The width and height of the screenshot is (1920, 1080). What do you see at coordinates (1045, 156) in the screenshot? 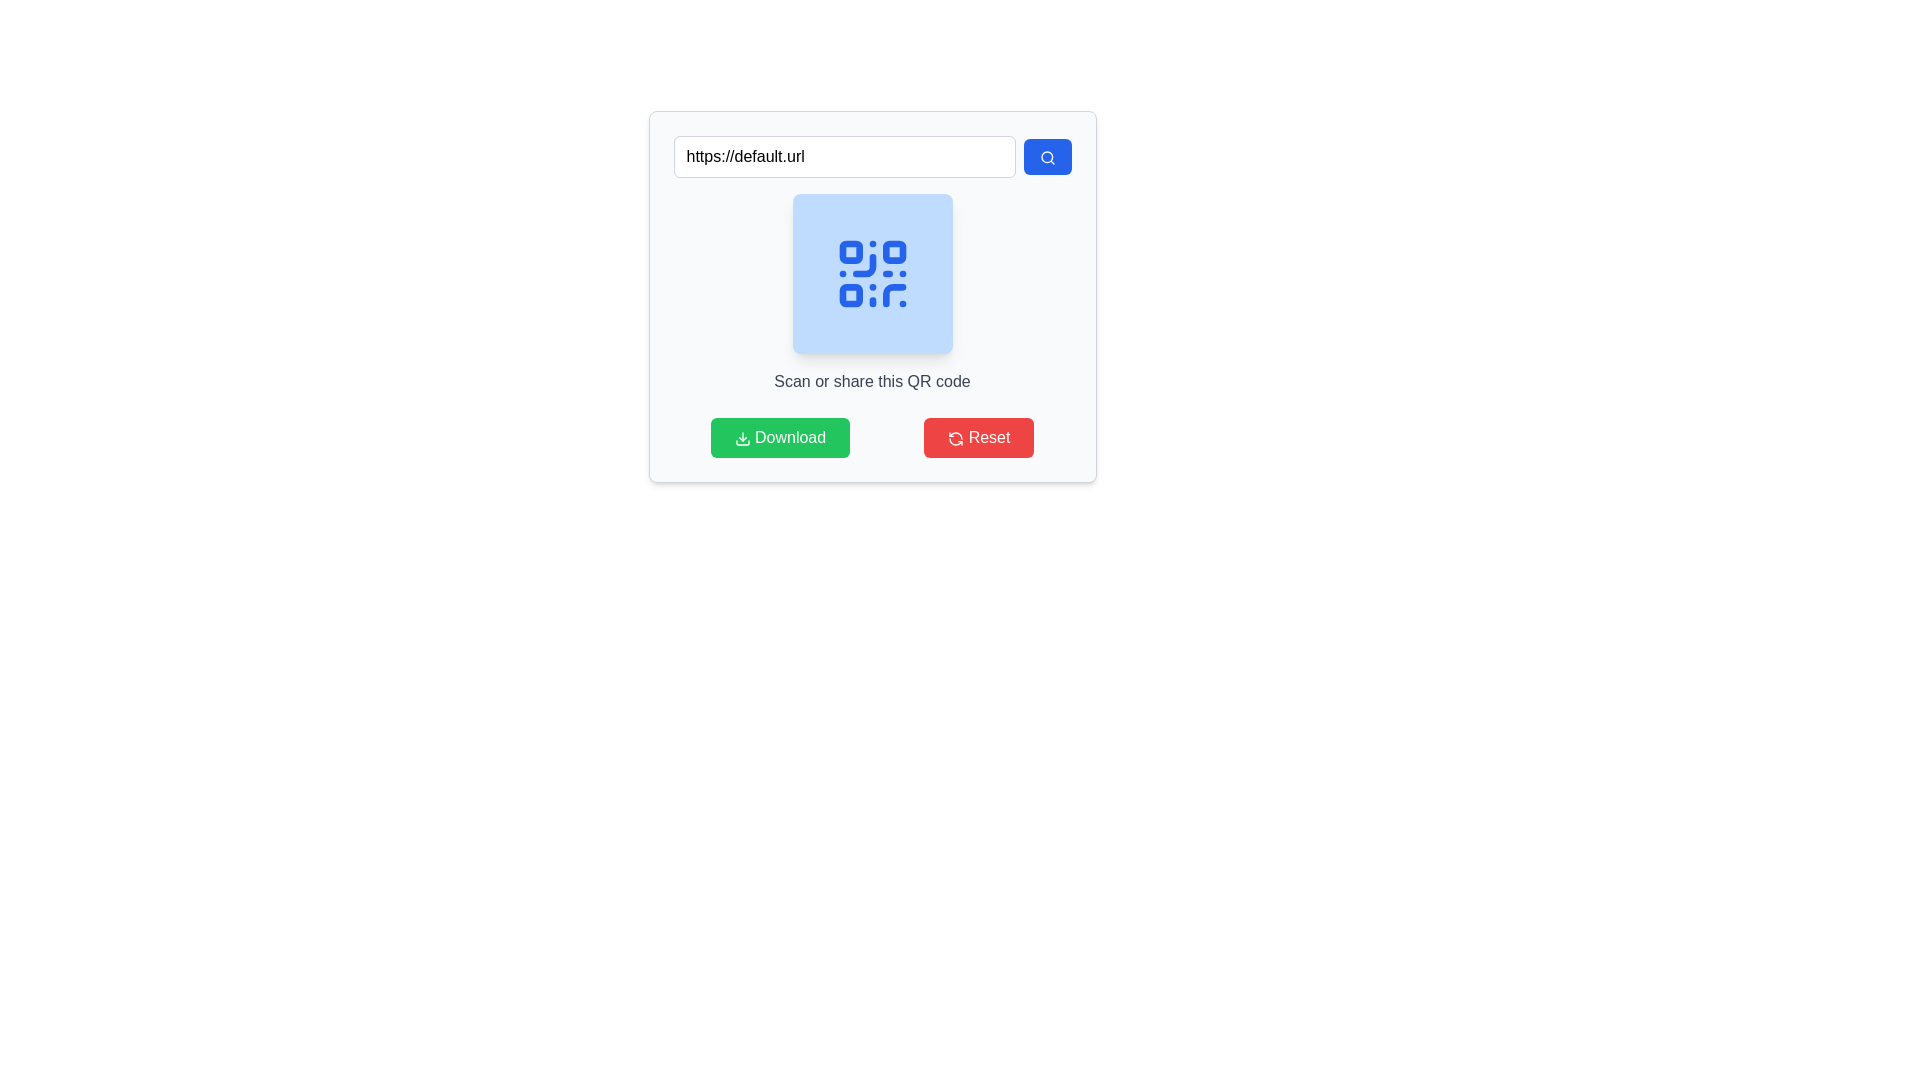
I see `the circular magnifying glass icon located in the top-right corner of the search icon, which is adjacent to a text input field` at bounding box center [1045, 156].